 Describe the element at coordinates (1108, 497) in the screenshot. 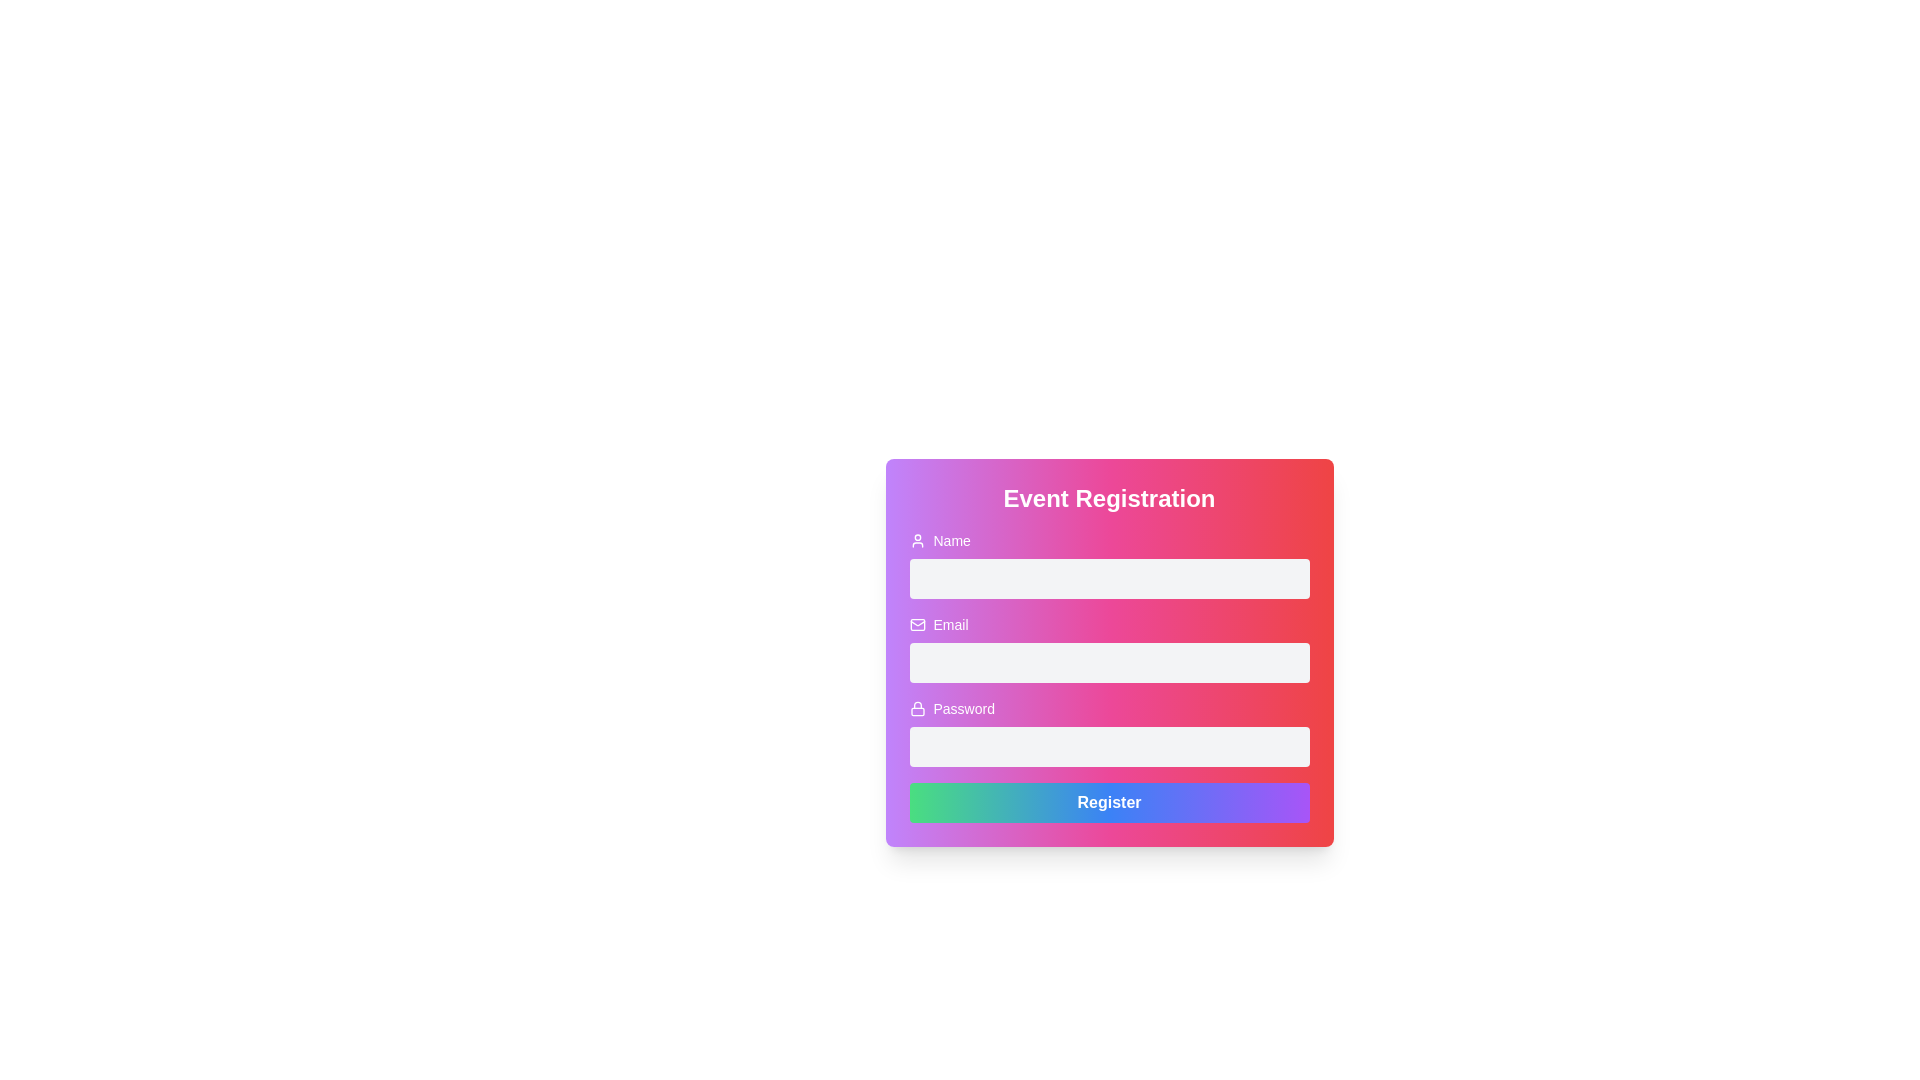

I see `prominently styled header with the text 'Event Registration' that is centered at the top of the form section, above the fields labeled 'Name', 'Email', and 'Password'` at that location.